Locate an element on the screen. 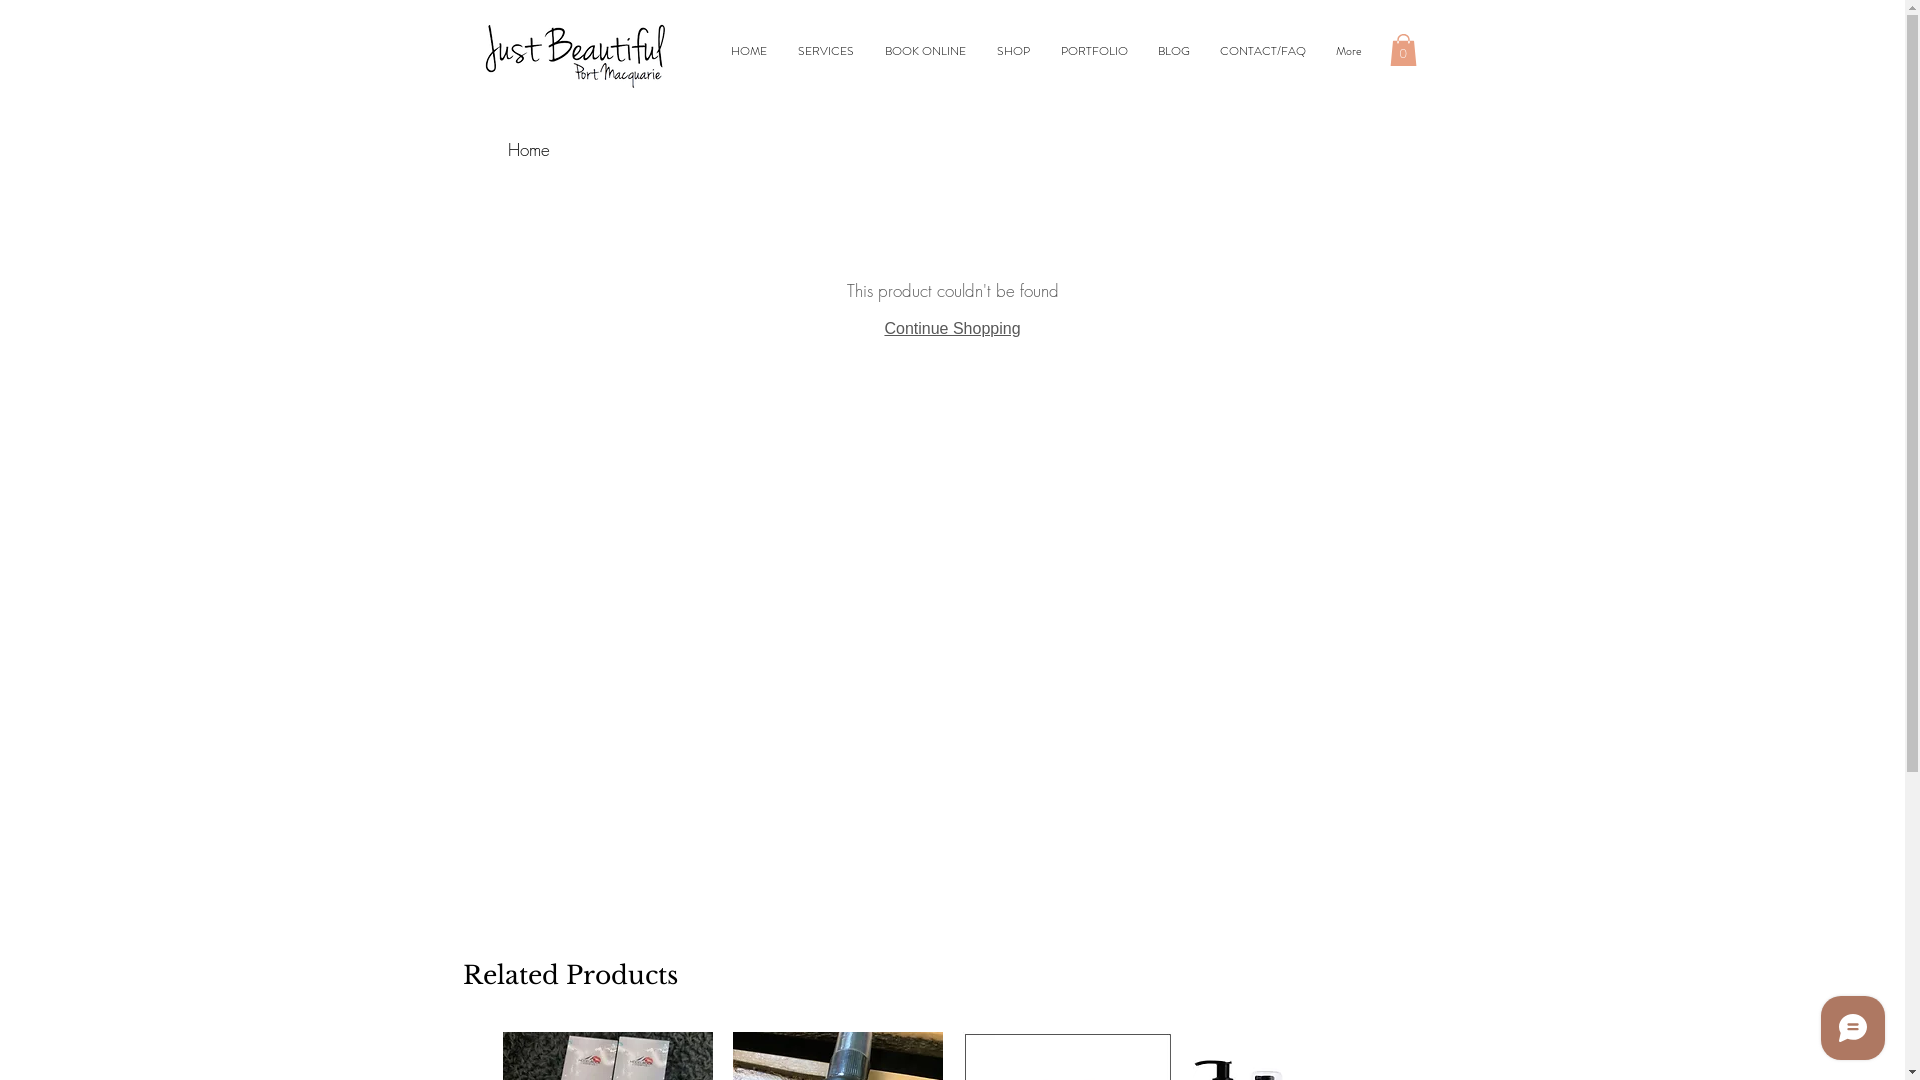 This screenshot has height=1080, width=1920. 'BOOK ONLINE' is located at coordinates (925, 49).